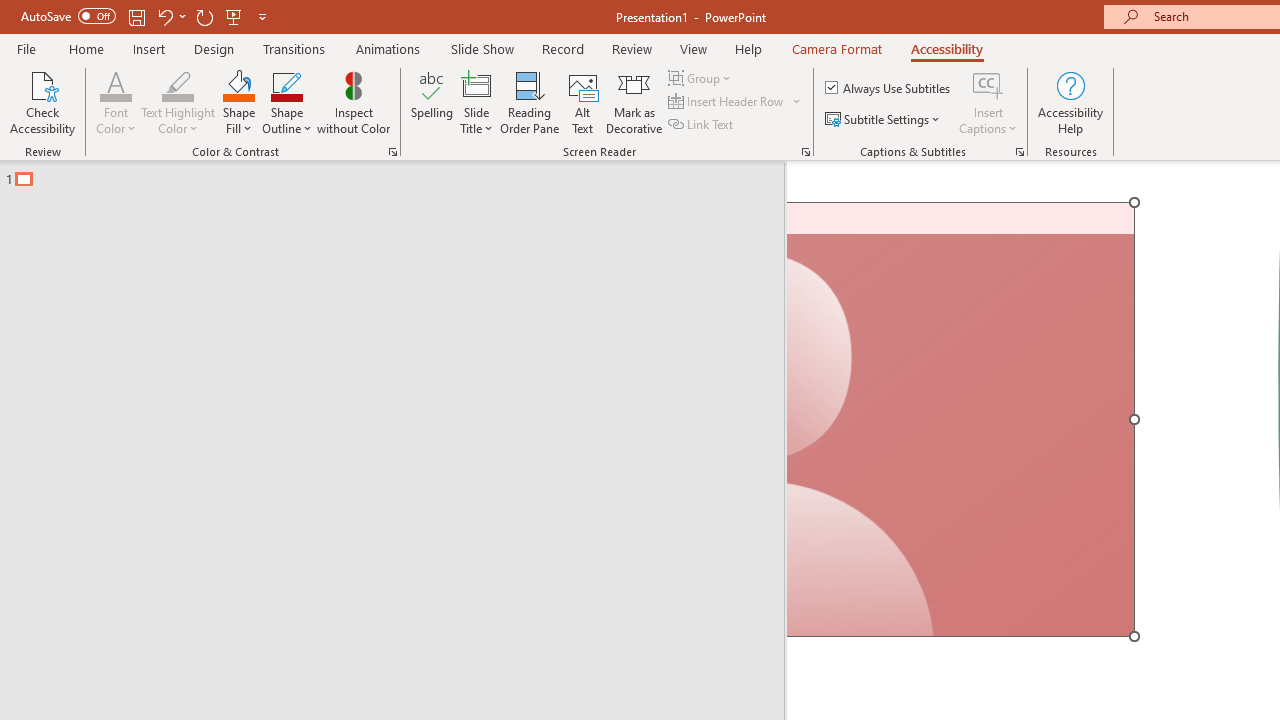 This screenshot has height=720, width=1280. Describe the element at coordinates (475, 84) in the screenshot. I see `'Slide Title'` at that location.